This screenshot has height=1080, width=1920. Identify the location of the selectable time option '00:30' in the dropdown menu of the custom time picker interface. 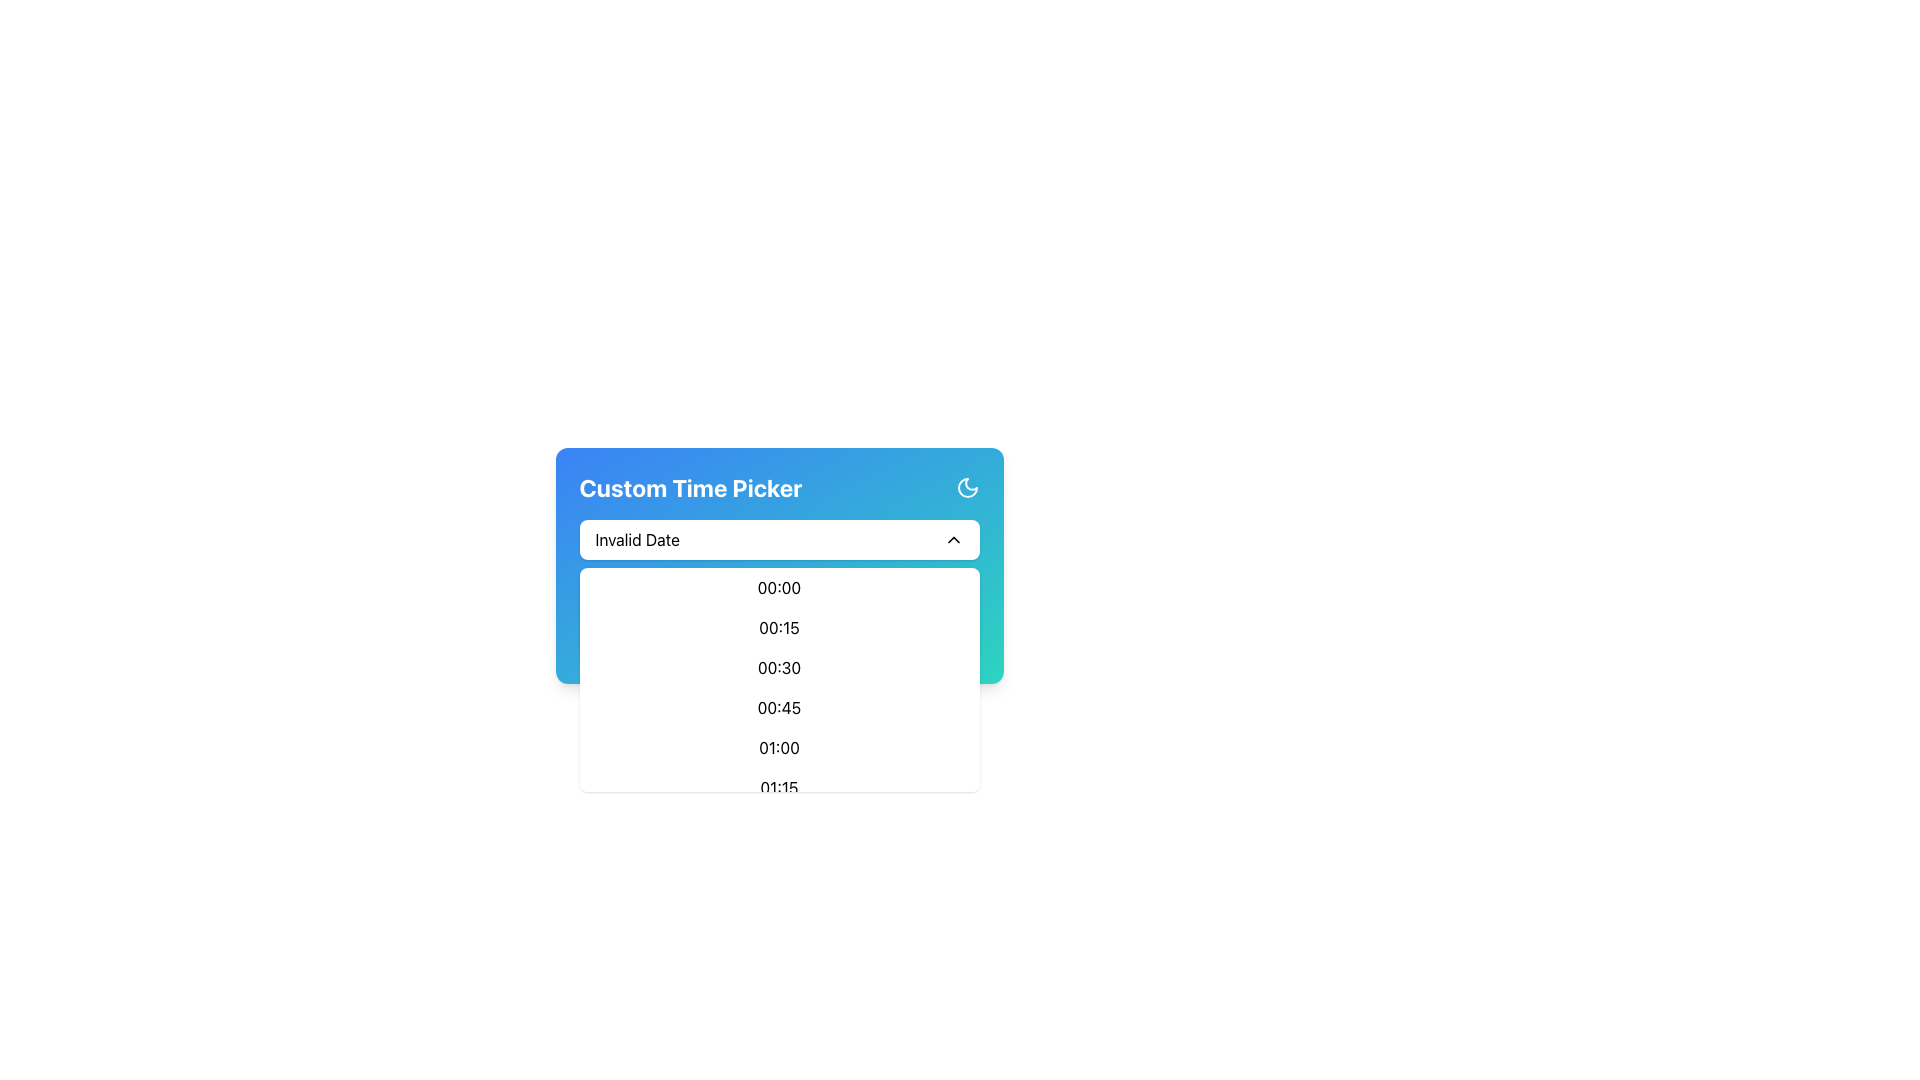
(778, 667).